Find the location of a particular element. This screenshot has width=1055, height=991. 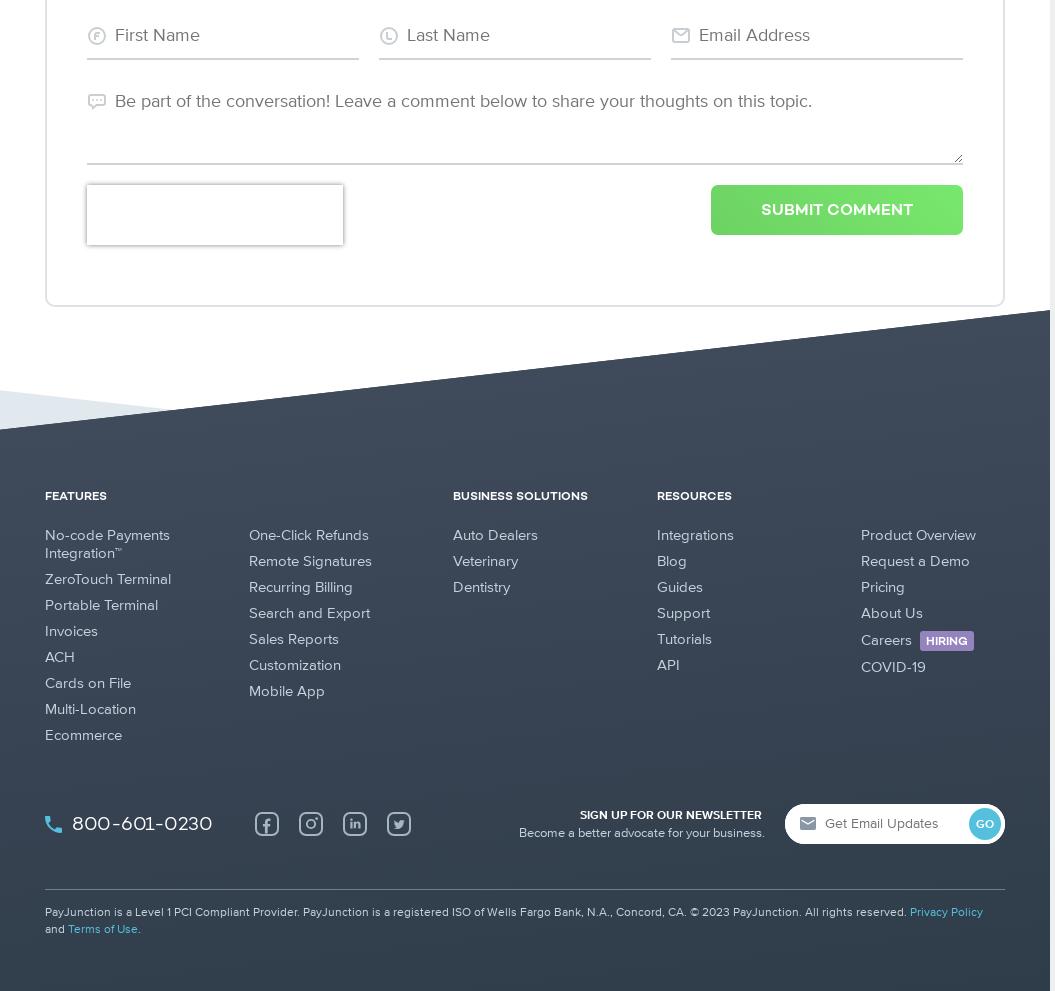

'RESOURCES' is located at coordinates (693, 496).